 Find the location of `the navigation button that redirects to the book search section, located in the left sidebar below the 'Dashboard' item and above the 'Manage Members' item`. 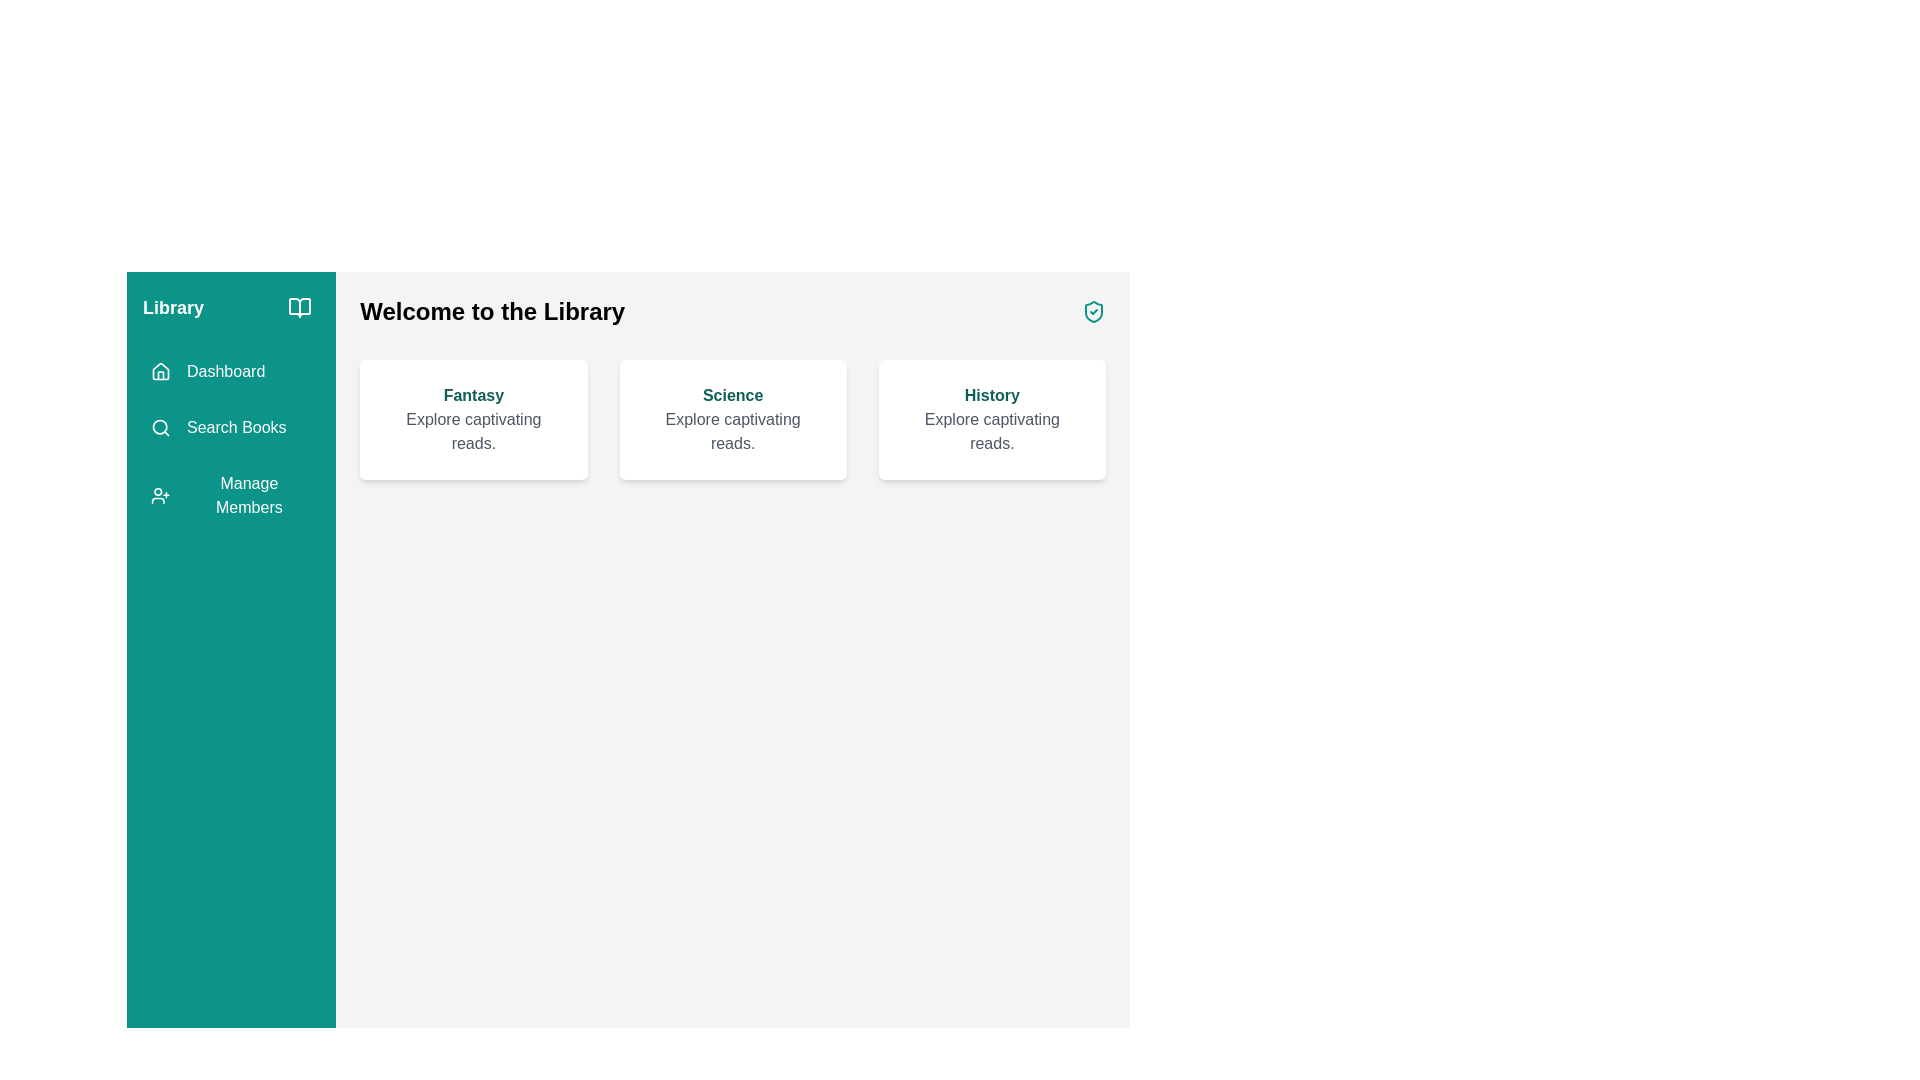

the navigation button that redirects to the book search section, located in the left sidebar below the 'Dashboard' item and above the 'Manage Members' item is located at coordinates (218, 427).